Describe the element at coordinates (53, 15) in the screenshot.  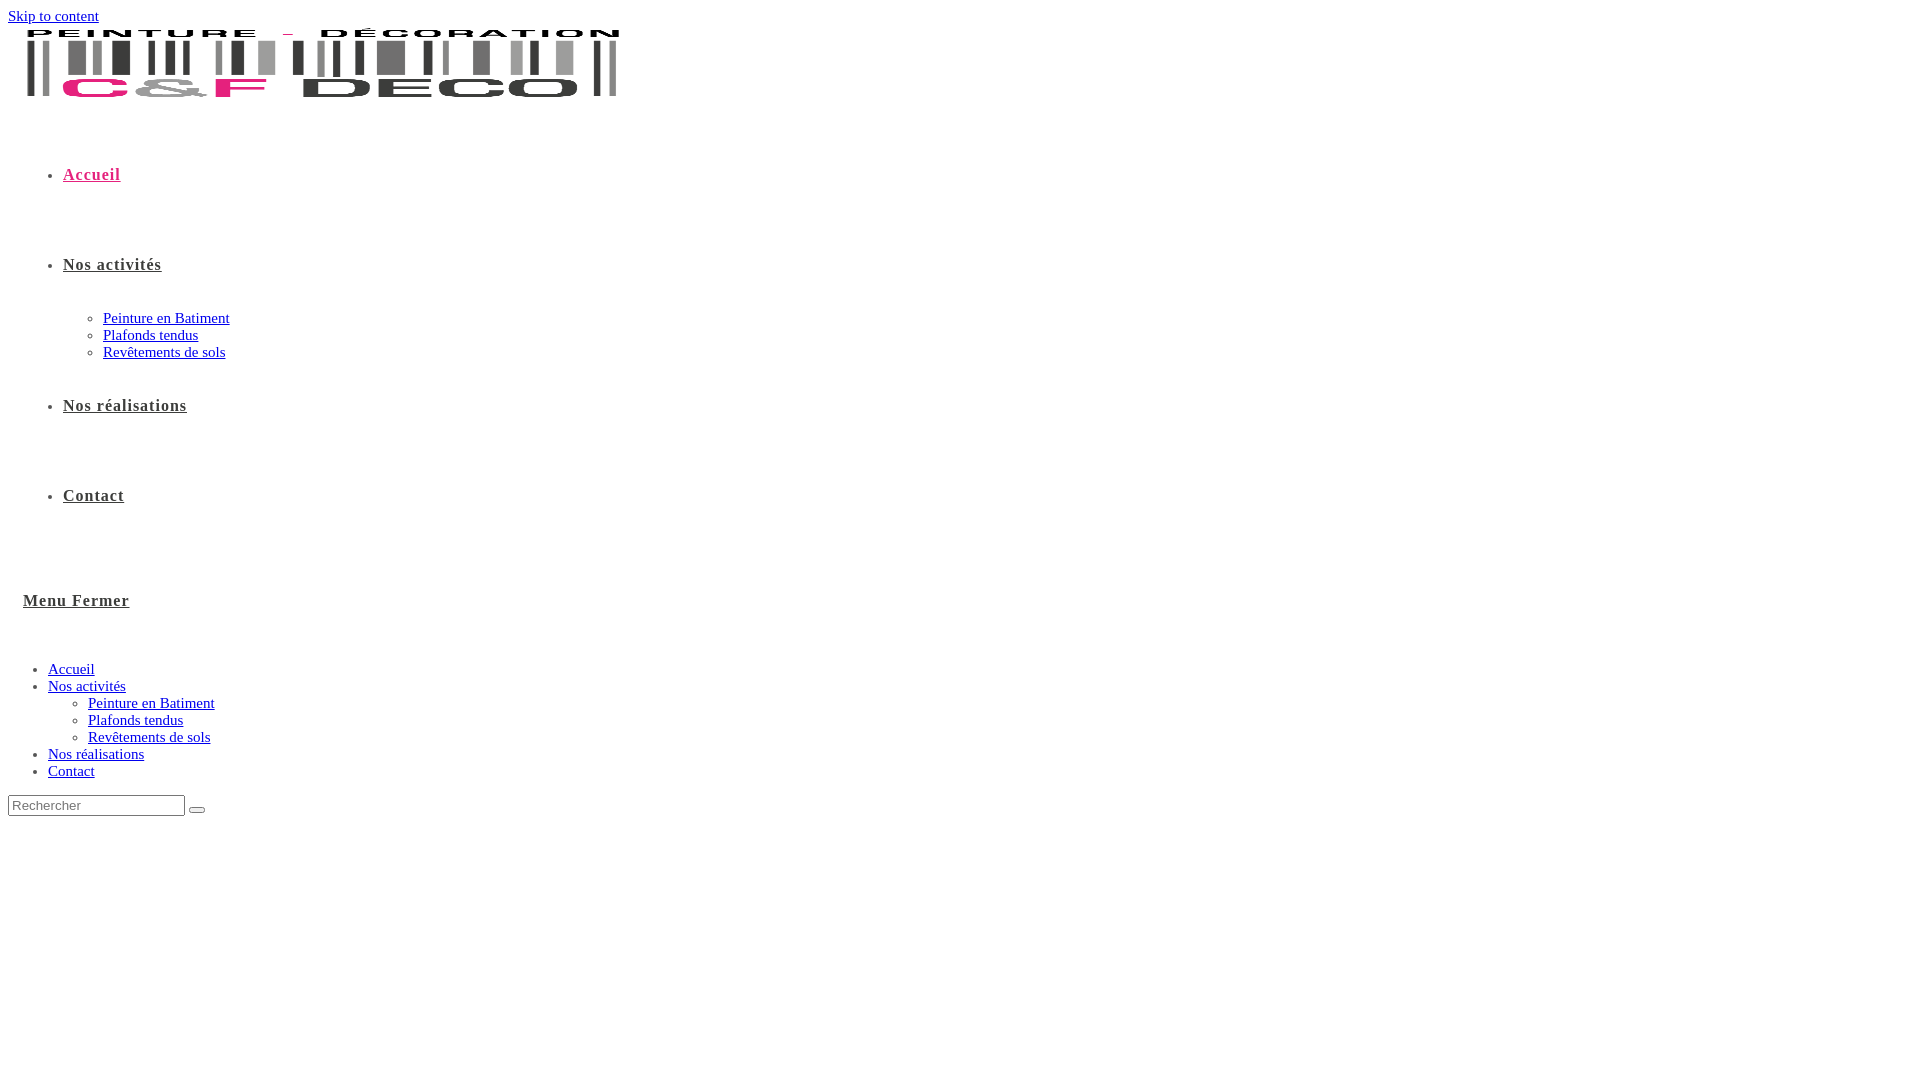
I see `'Skip to content'` at that location.